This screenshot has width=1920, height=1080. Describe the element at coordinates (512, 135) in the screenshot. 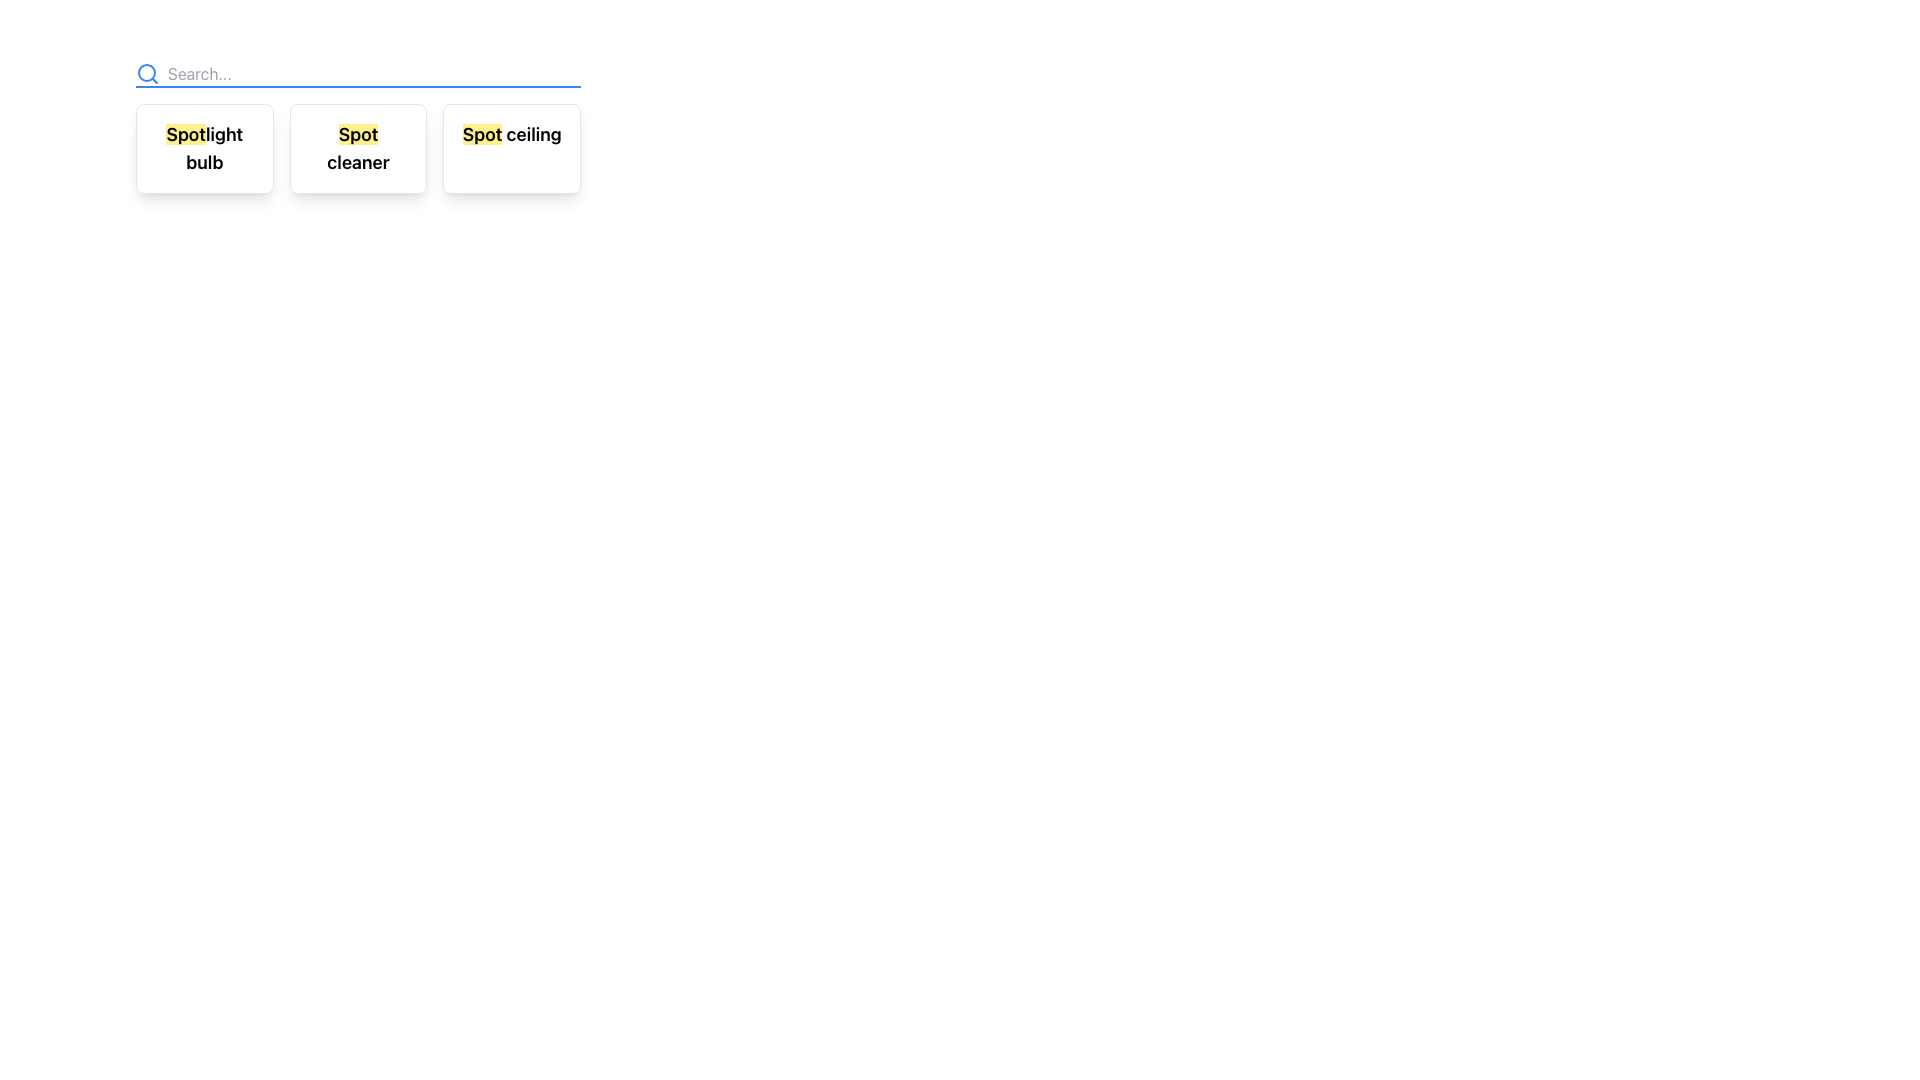

I see `label text 'Spot ceiling' which is highlighted with a yellow background and bolded within a card element in the upper right section of the grid-like structure` at that location.